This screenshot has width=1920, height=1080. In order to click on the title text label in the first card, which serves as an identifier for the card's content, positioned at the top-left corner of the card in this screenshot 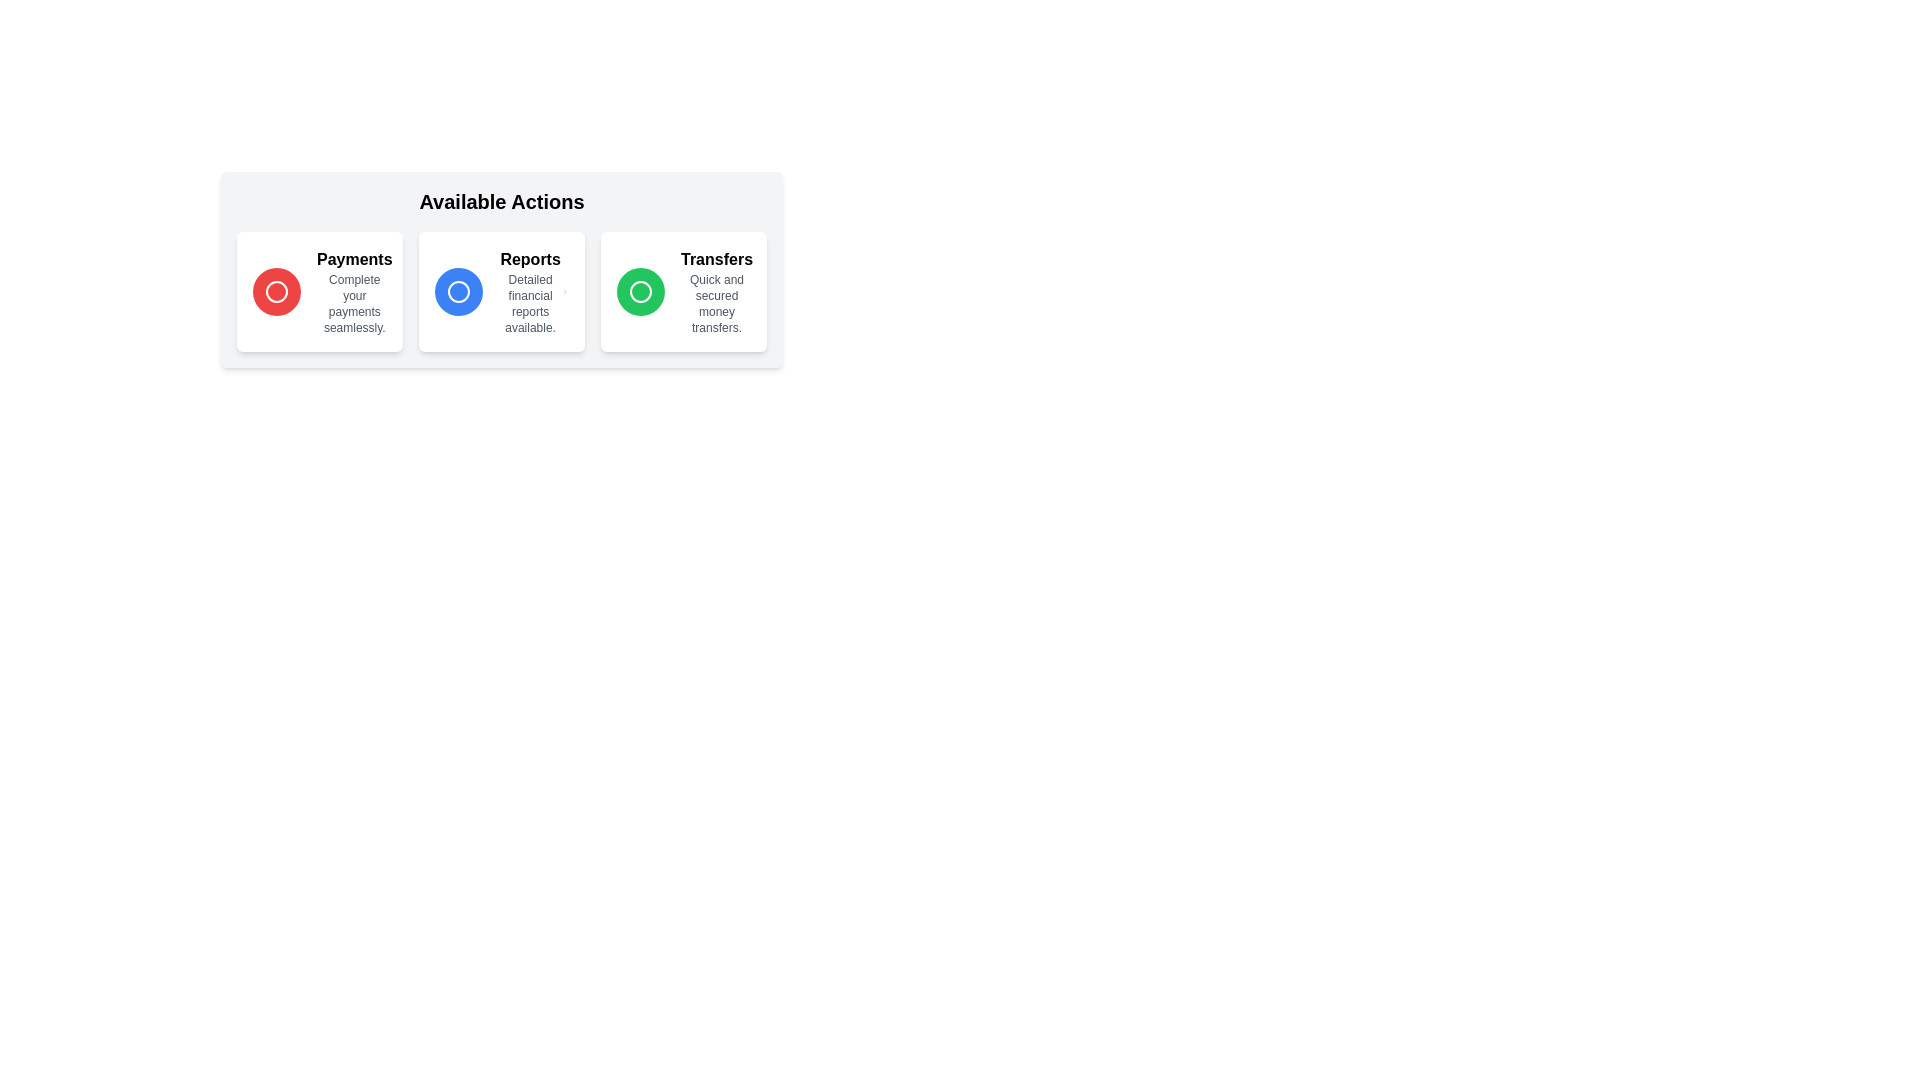, I will do `click(354, 258)`.